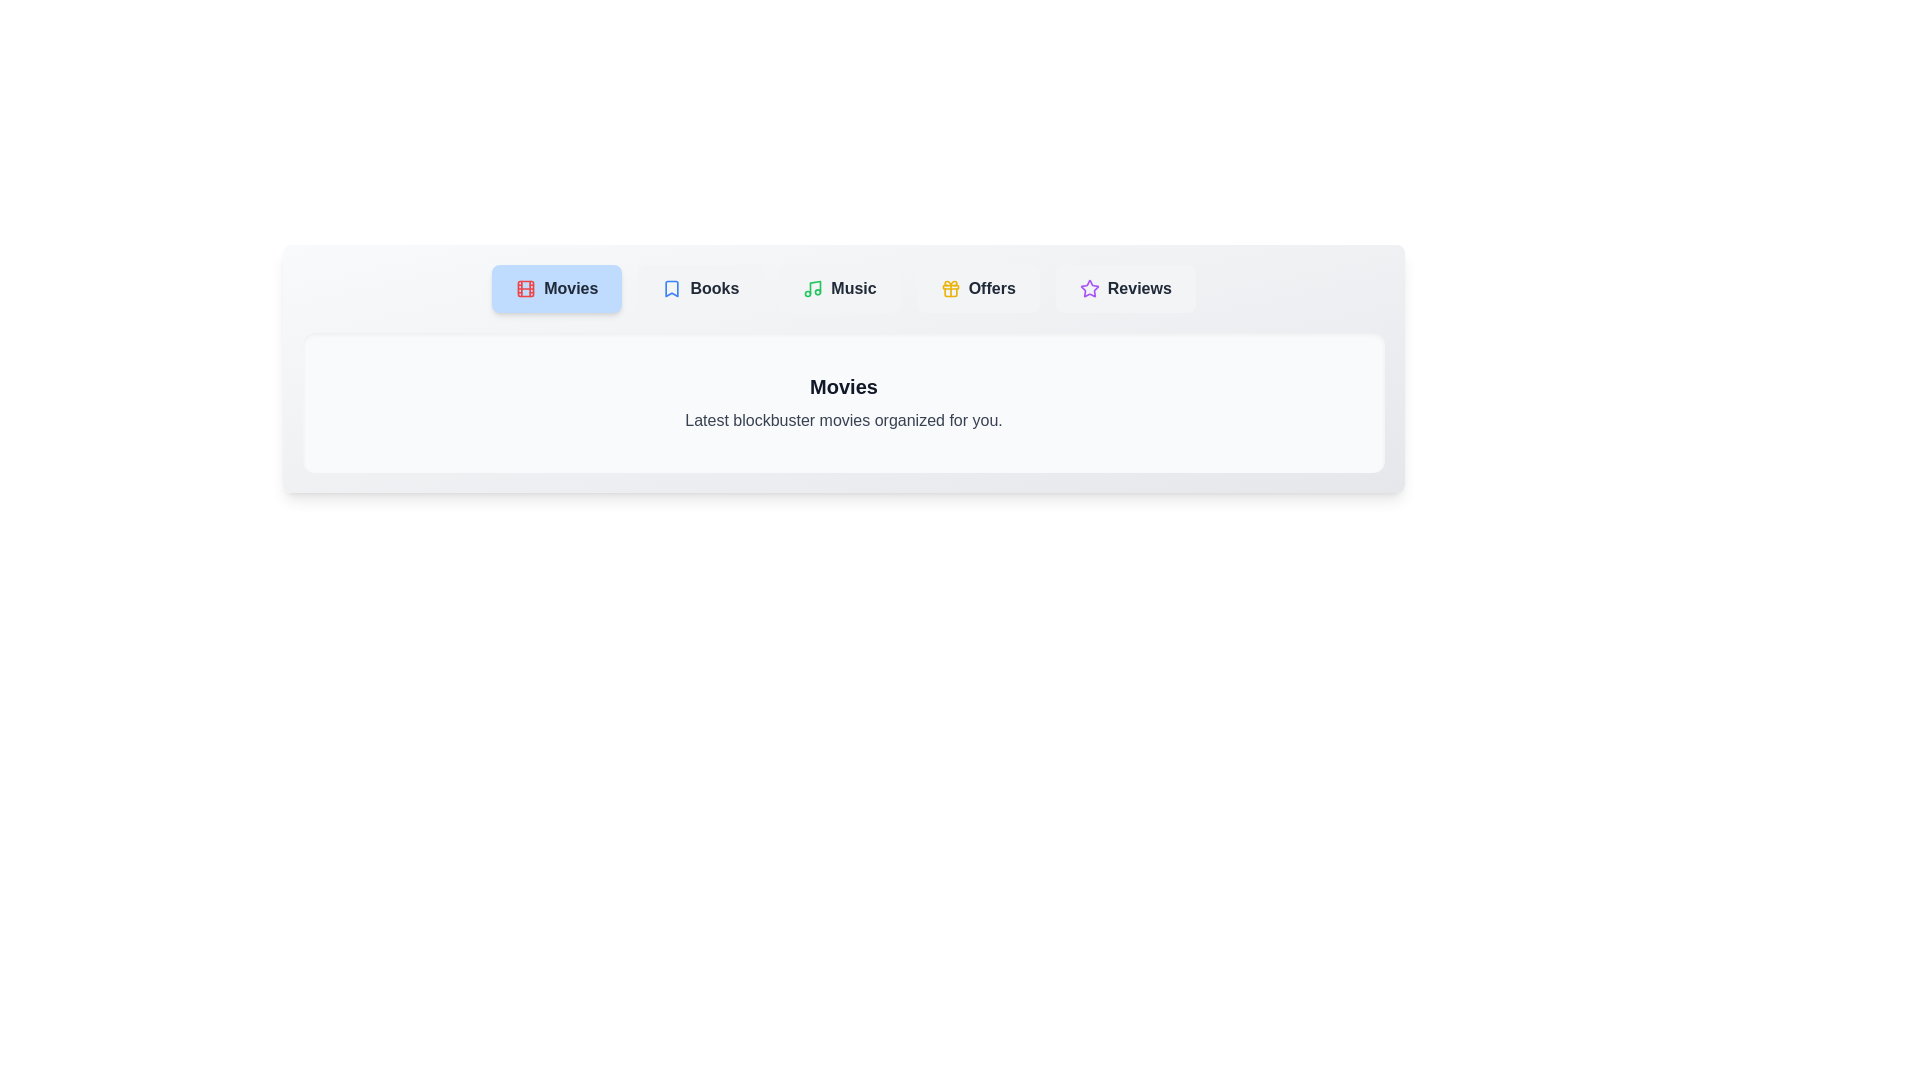 Image resolution: width=1920 pixels, height=1080 pixels. What do you see at coordinates (700, 289) in the screenshot?
I see `the Books tab by clicking on its button` at bounding box center [700, 289].